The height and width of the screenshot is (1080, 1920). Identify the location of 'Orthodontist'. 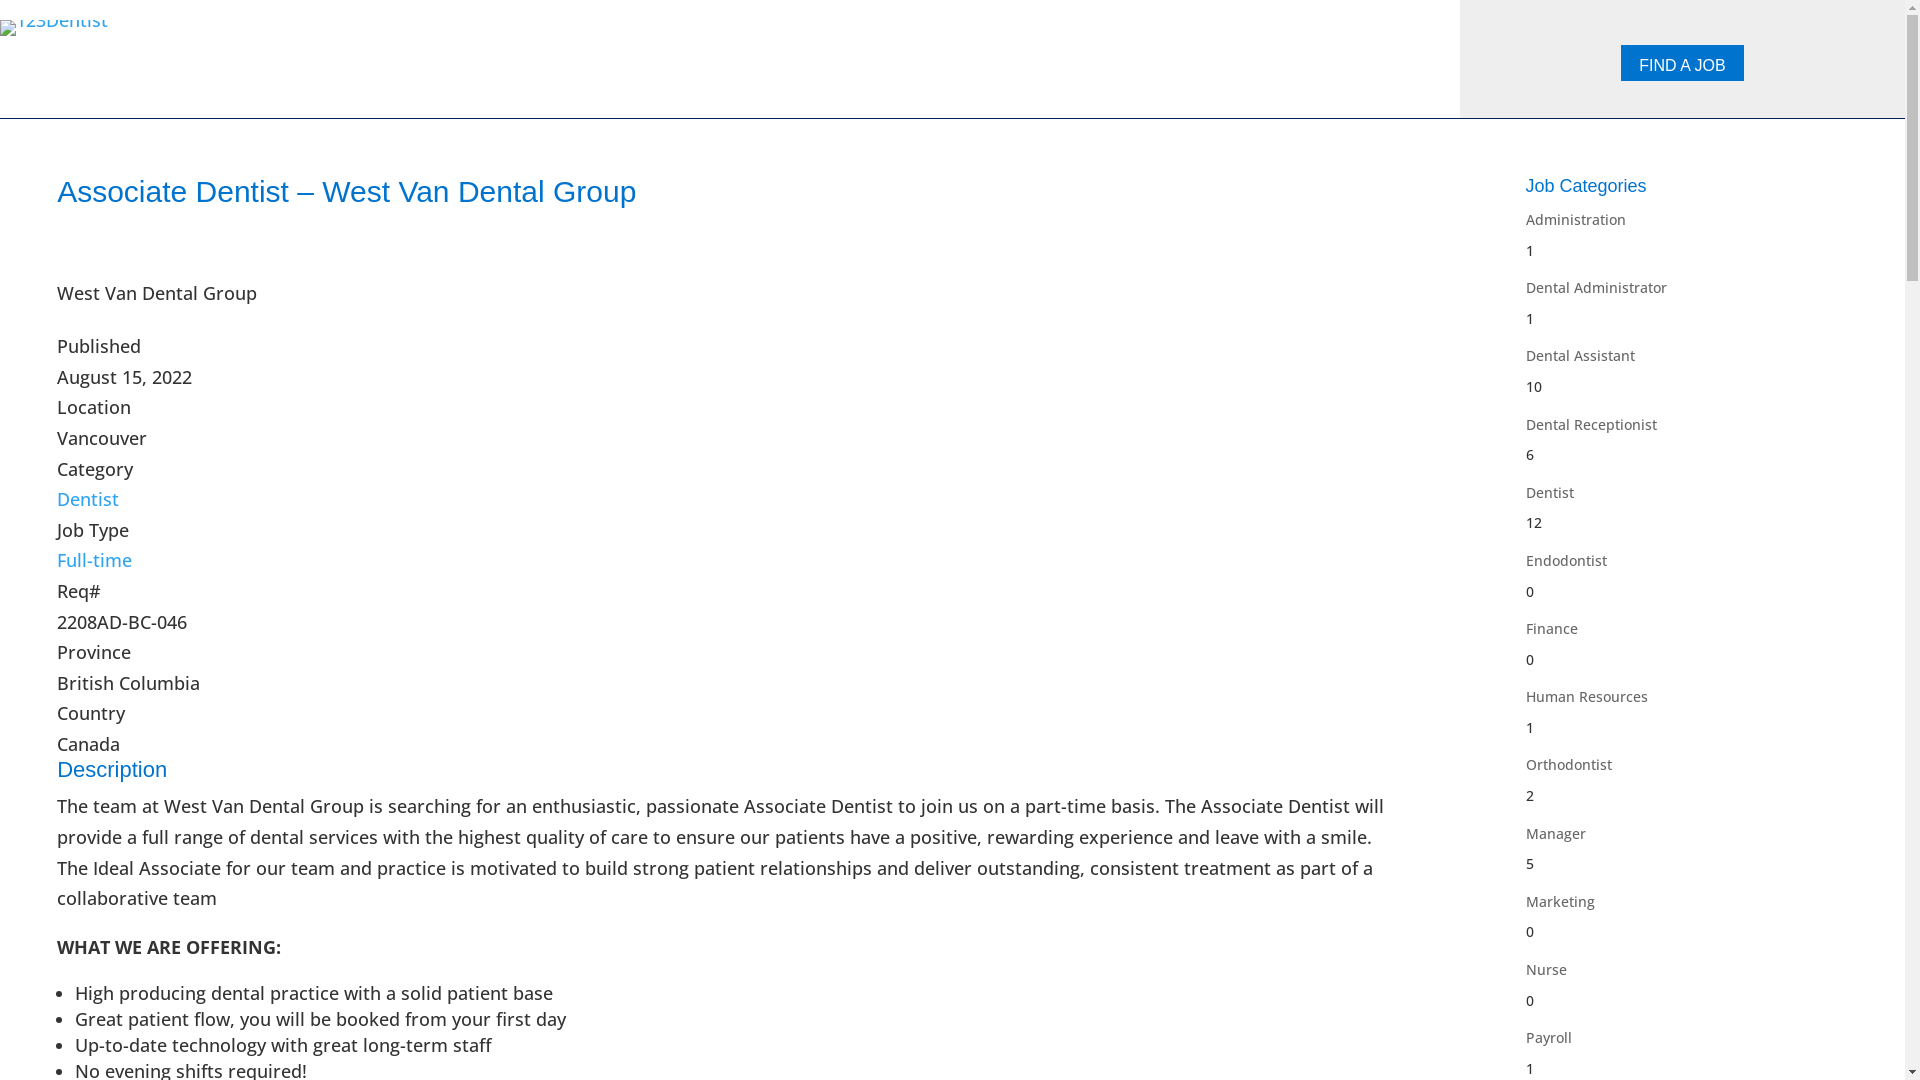
(1568, 764).